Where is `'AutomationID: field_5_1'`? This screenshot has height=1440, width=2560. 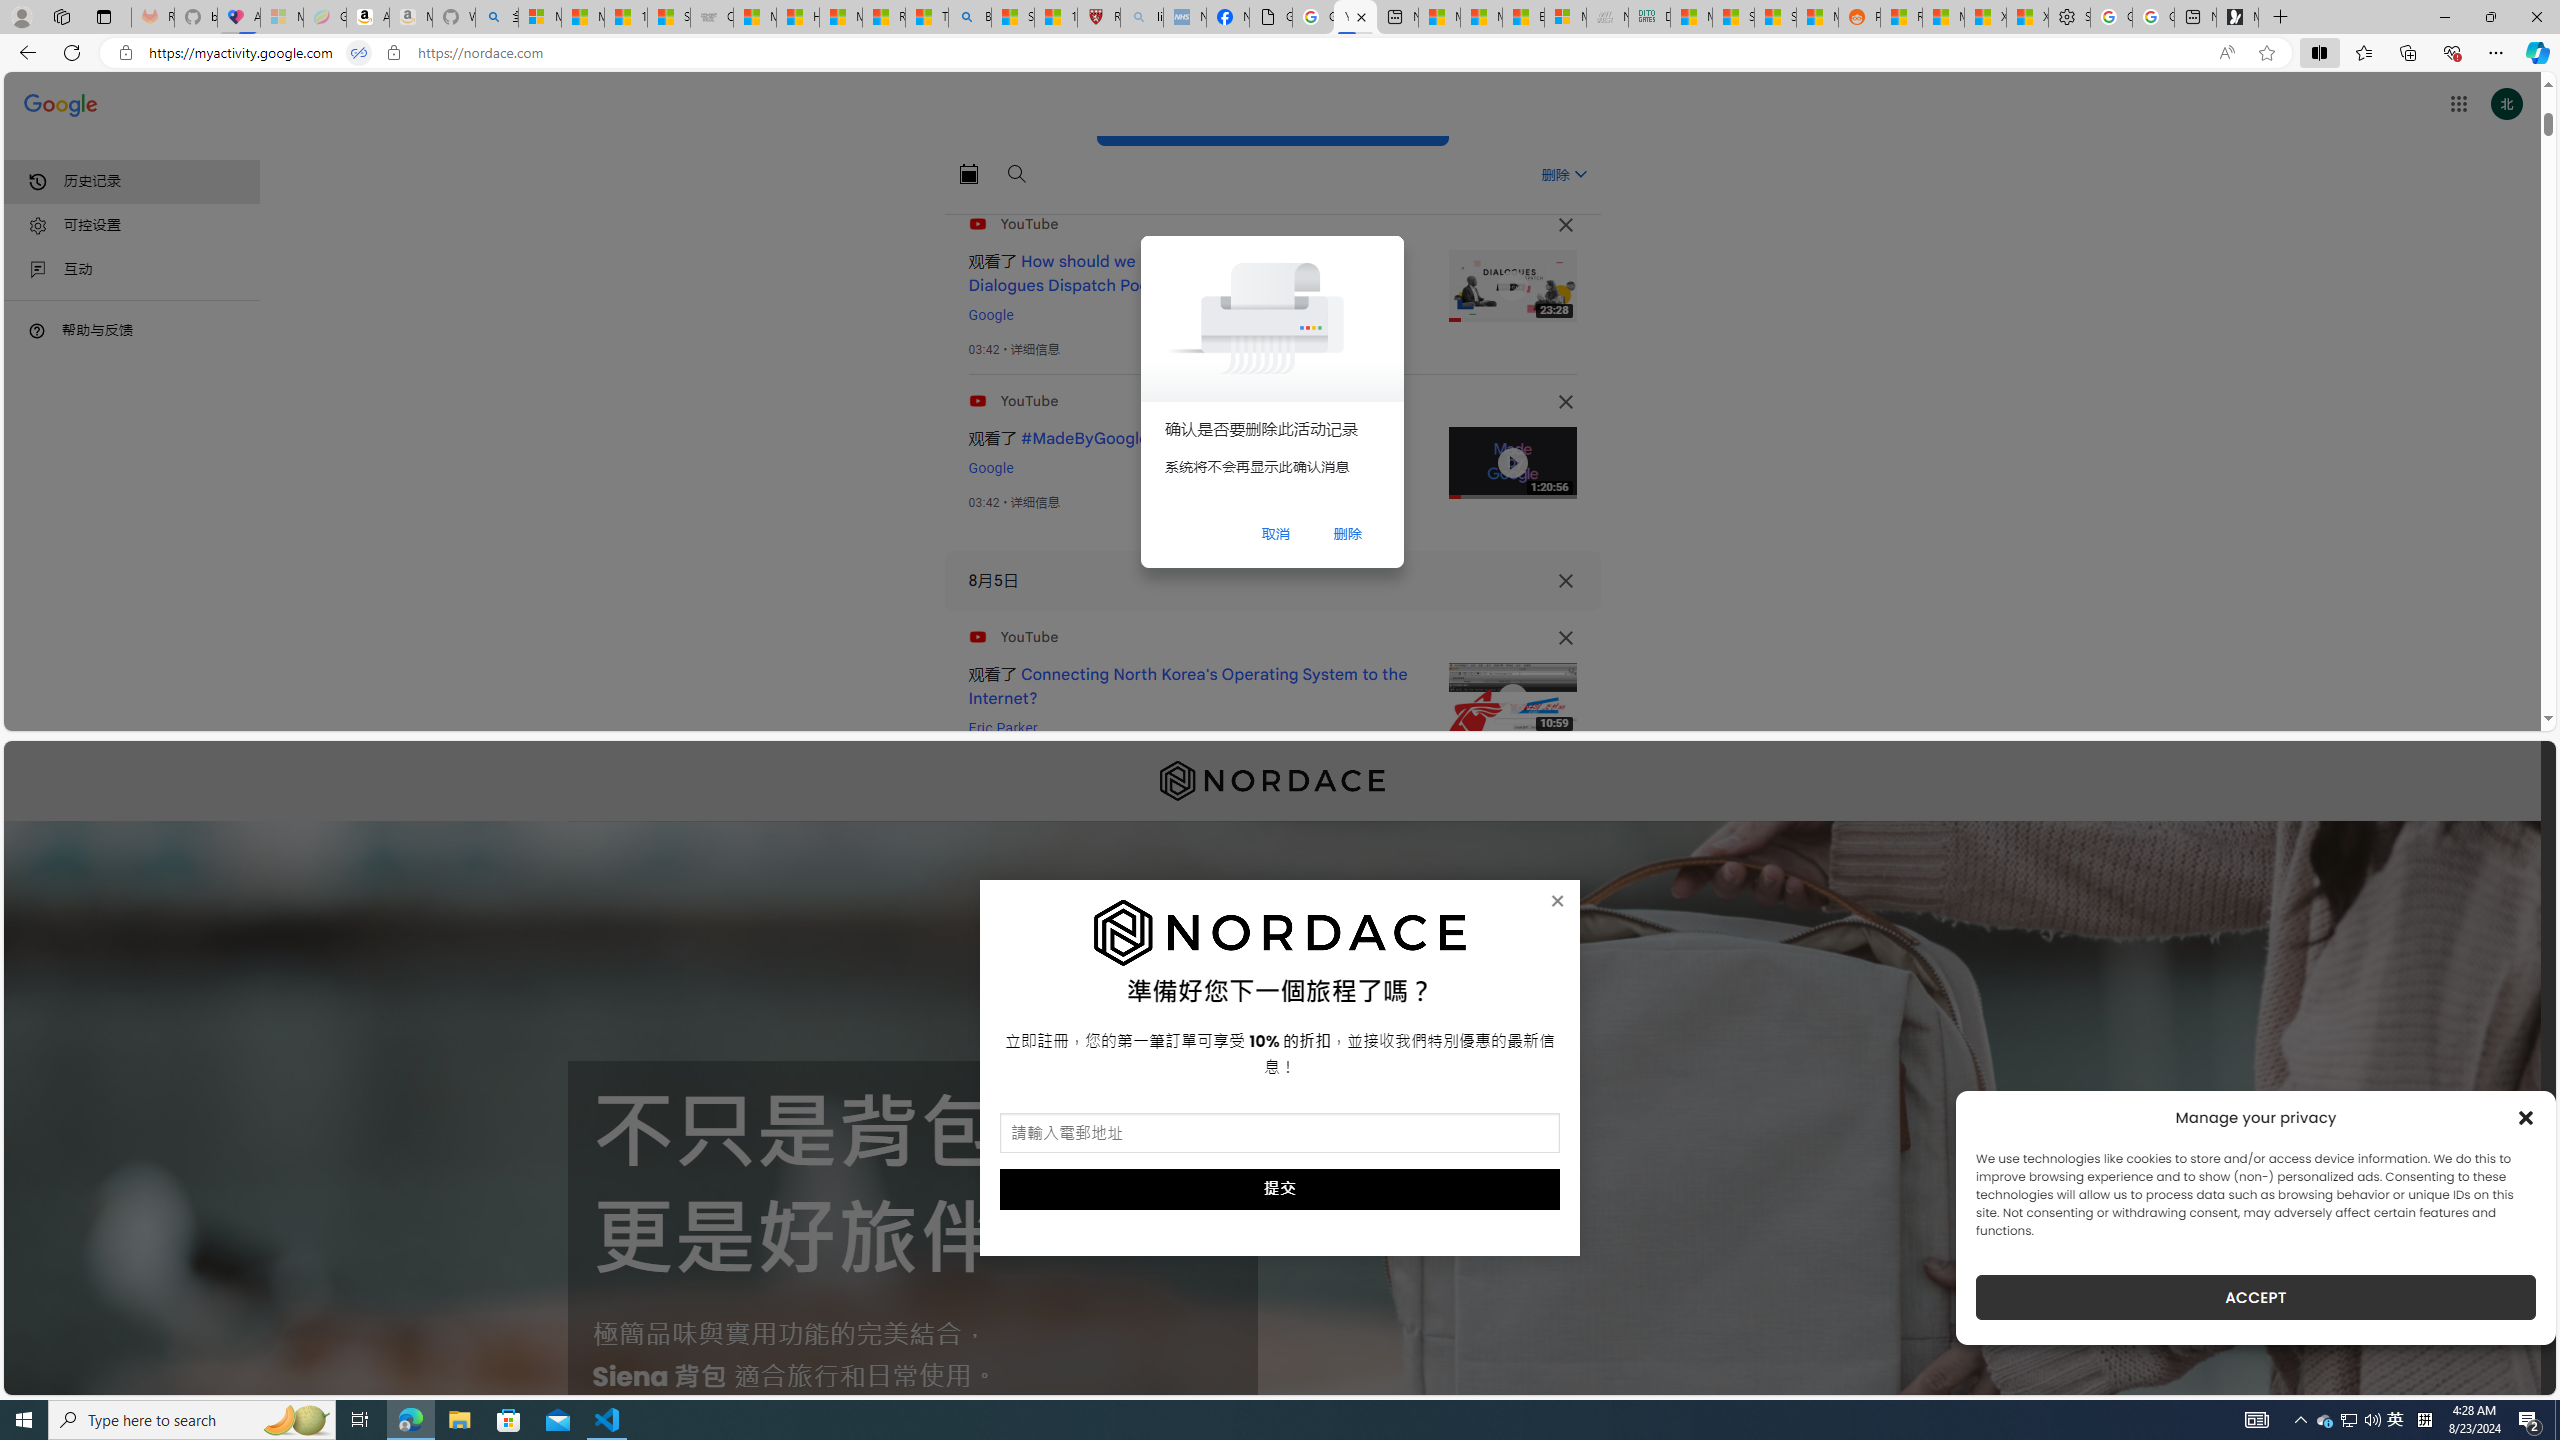
'AutomationID: field_5_1' is located at coordinates (1280, 1134).